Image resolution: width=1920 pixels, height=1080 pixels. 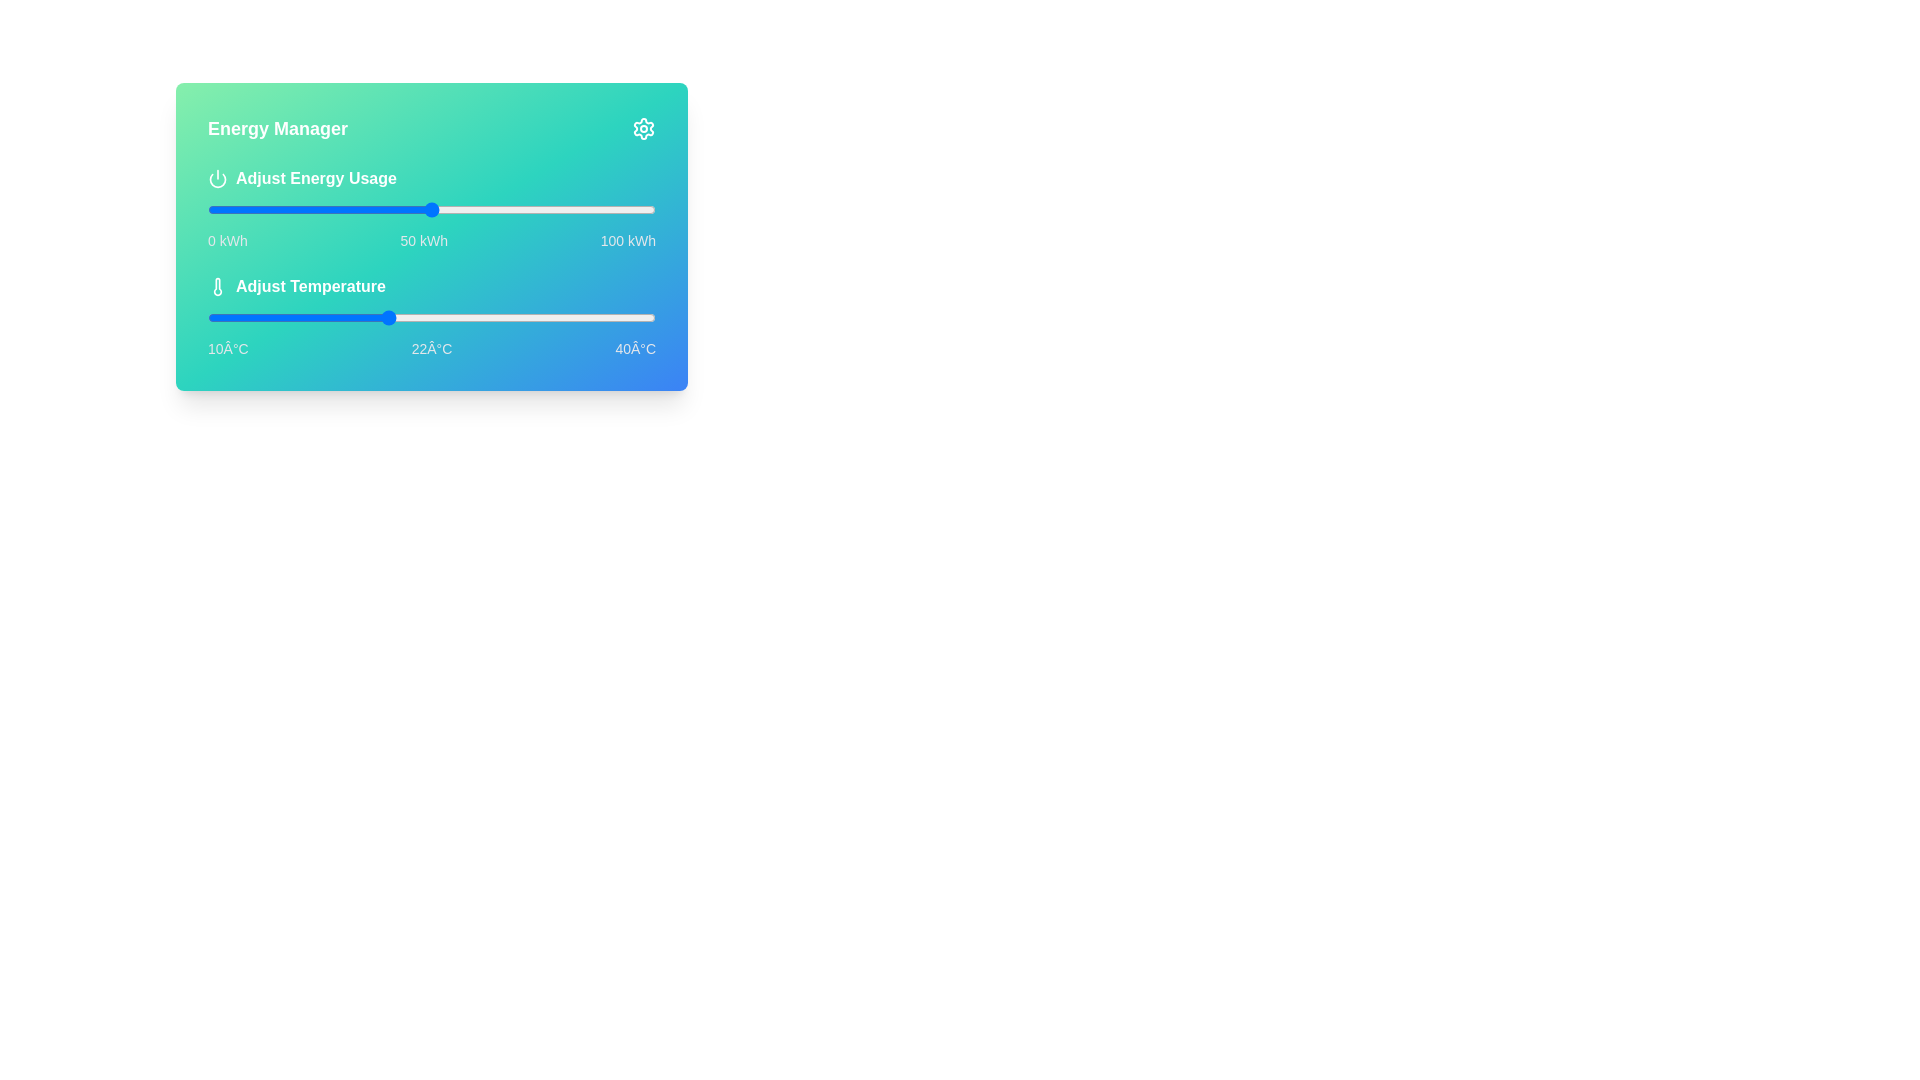 I want to click on the temperature to 19°C using the slider, so click(x=342, y=316).